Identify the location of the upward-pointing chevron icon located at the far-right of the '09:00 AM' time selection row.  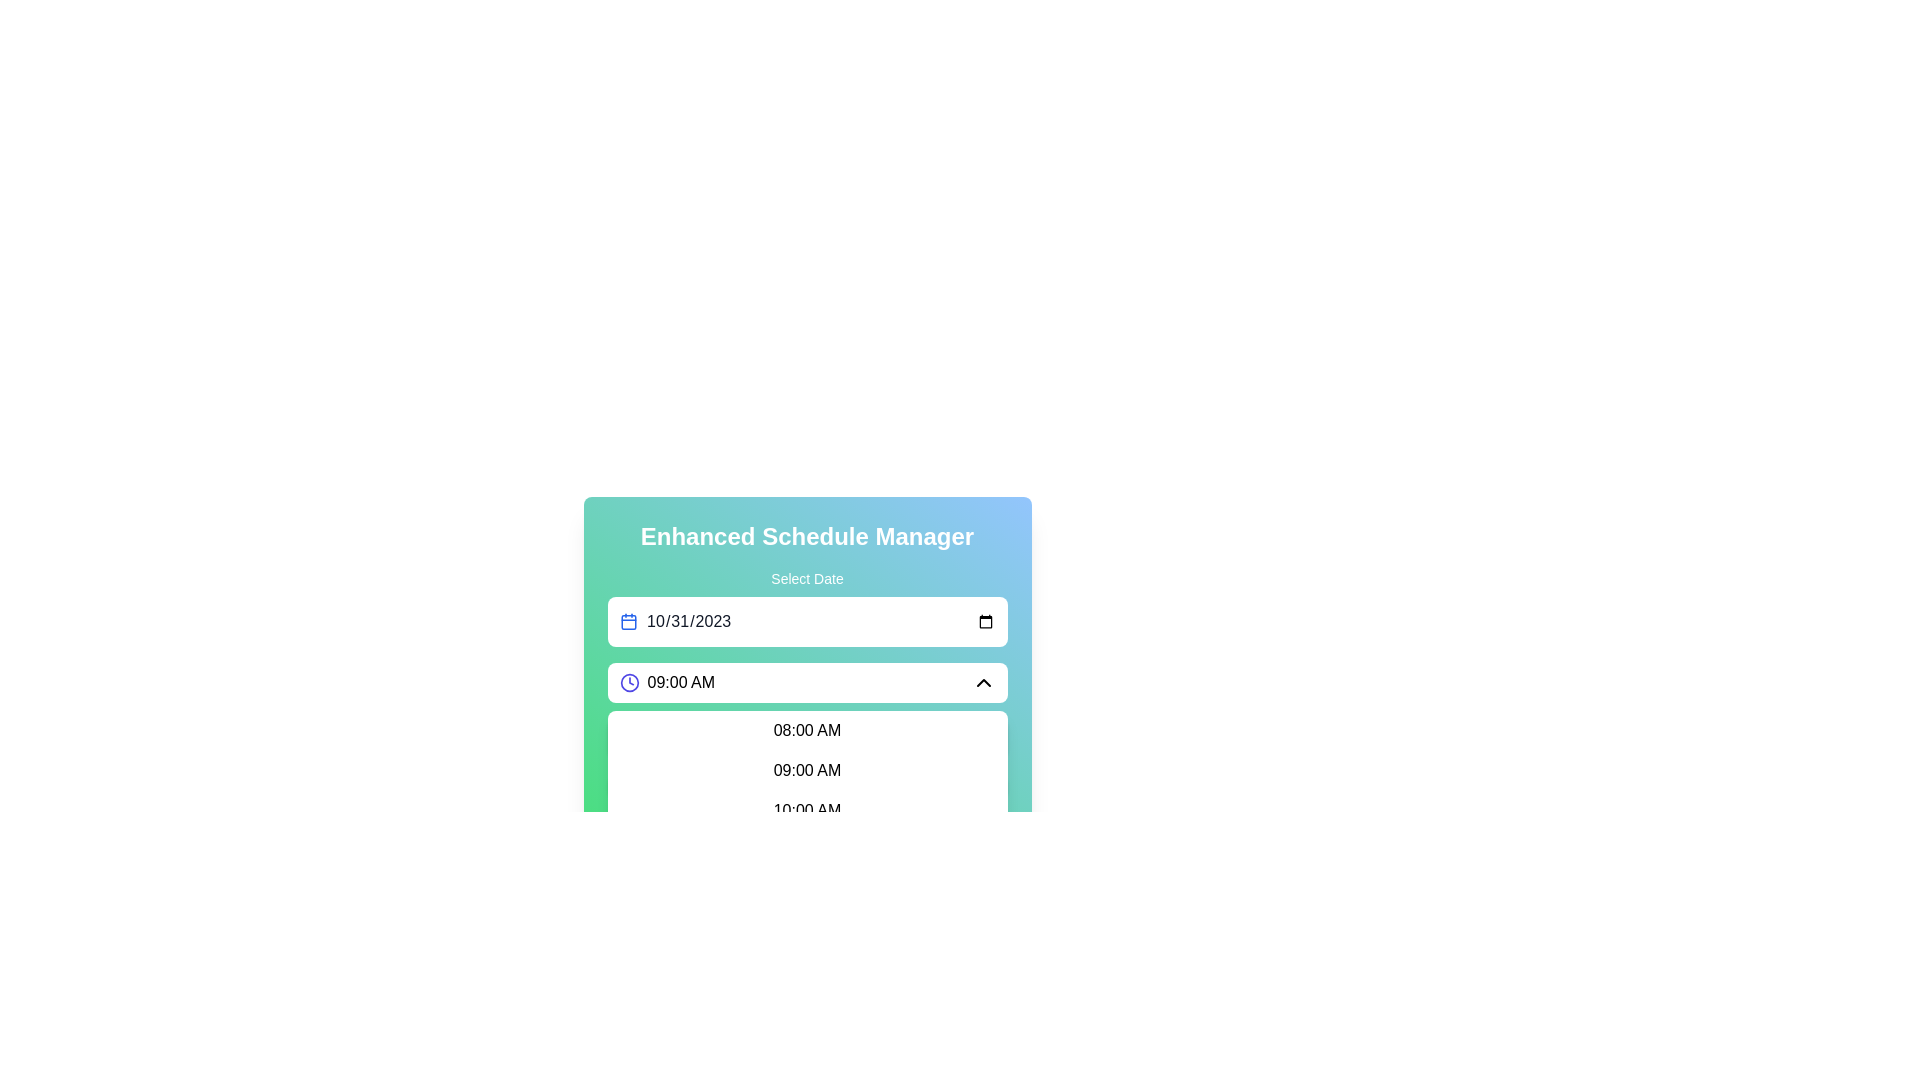
(983, 681).